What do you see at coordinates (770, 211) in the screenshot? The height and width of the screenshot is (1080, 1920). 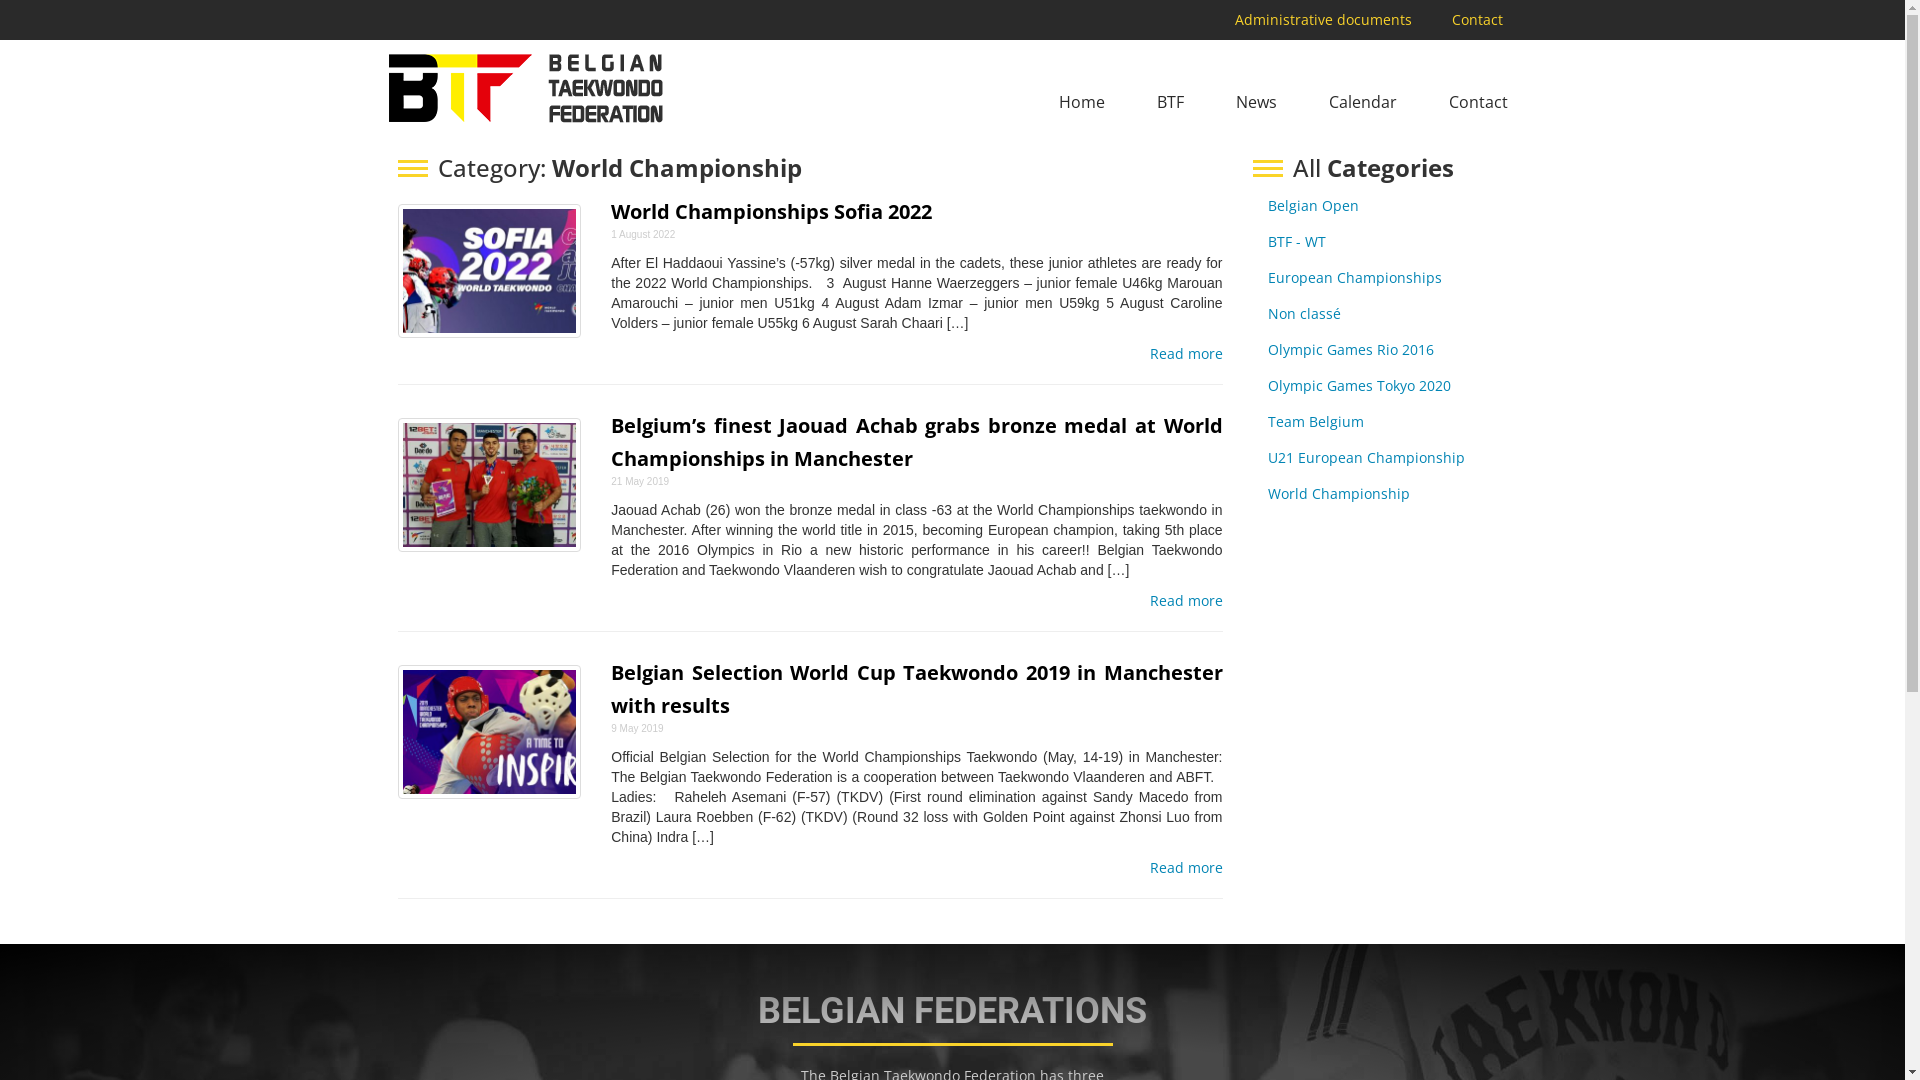 I see `'World Championships Sofia 2022'` at bounding box center [770, 211].